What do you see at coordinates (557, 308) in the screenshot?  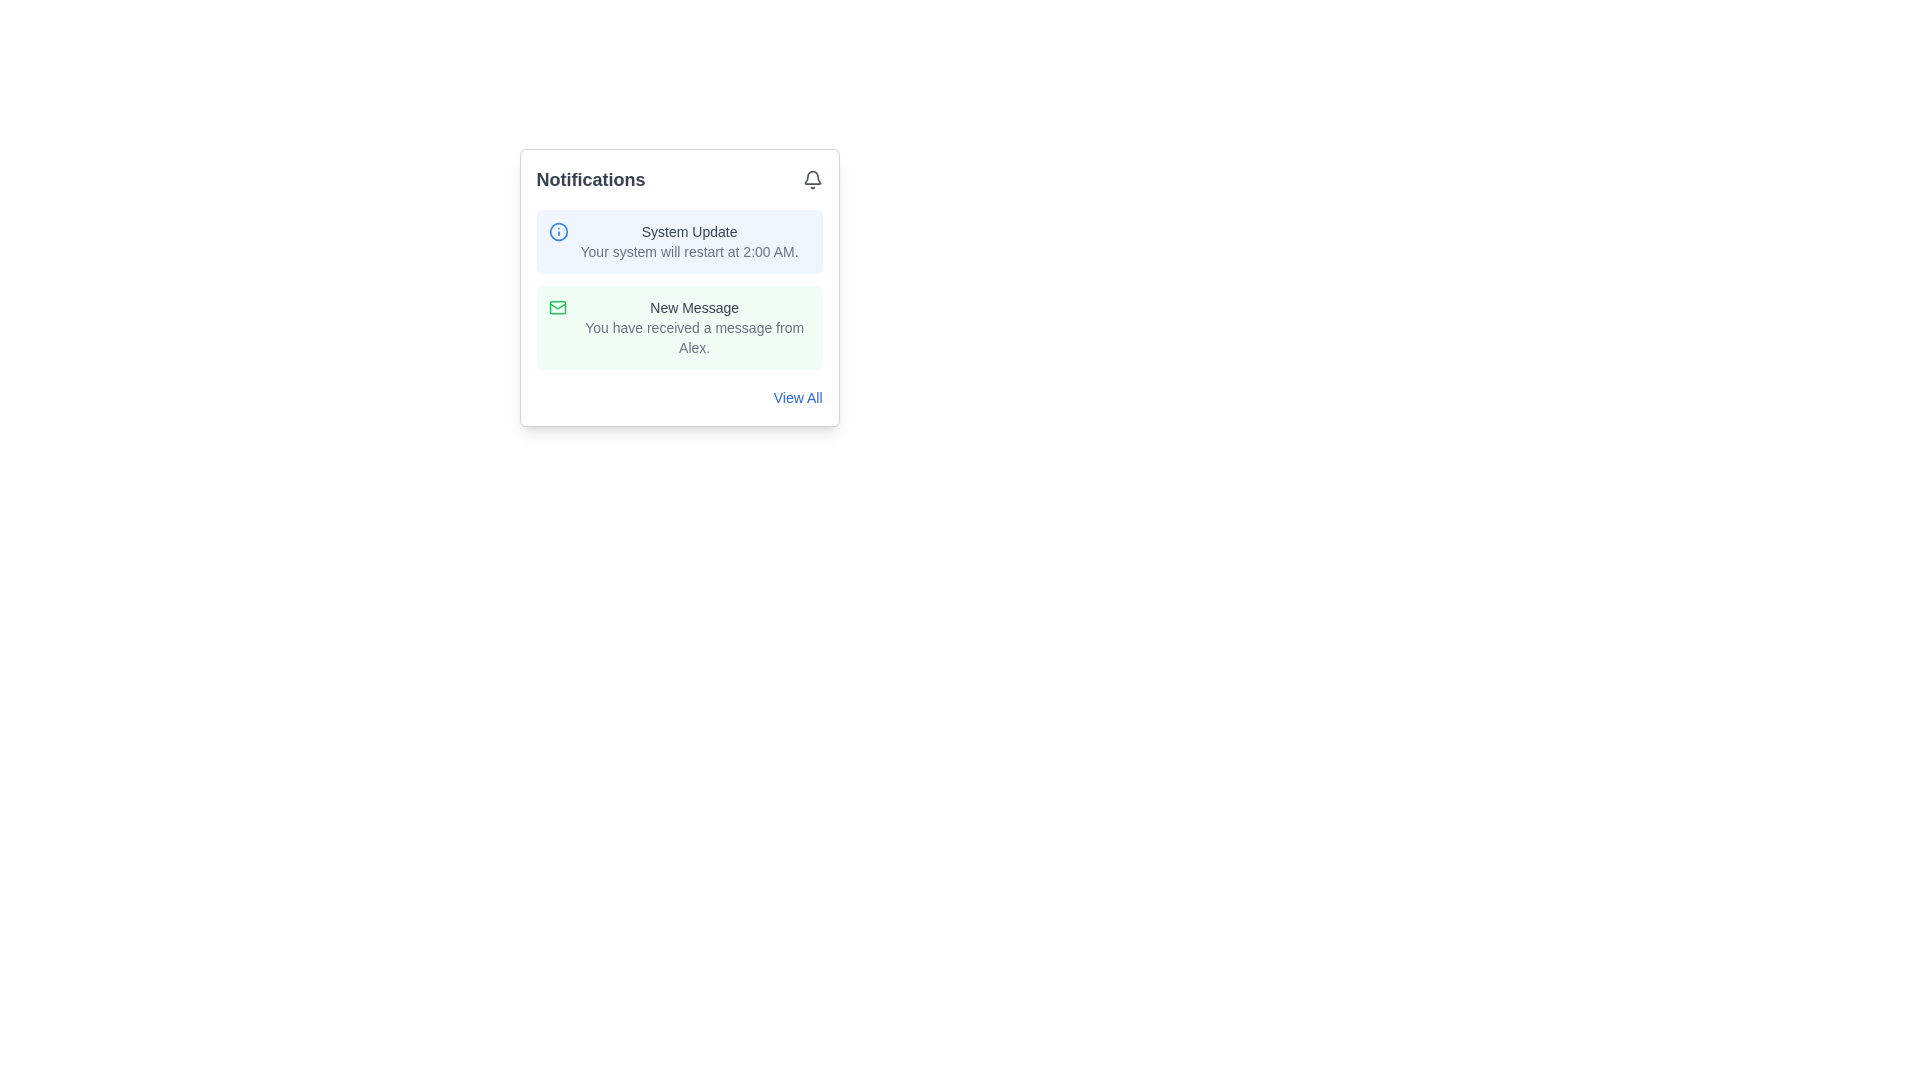 I see `the green outlined rectangular icon with rounded corners containing an envelope symbol, located to the left of the 'New Message' notification text within the notification card` at bounding box center [557, 308].